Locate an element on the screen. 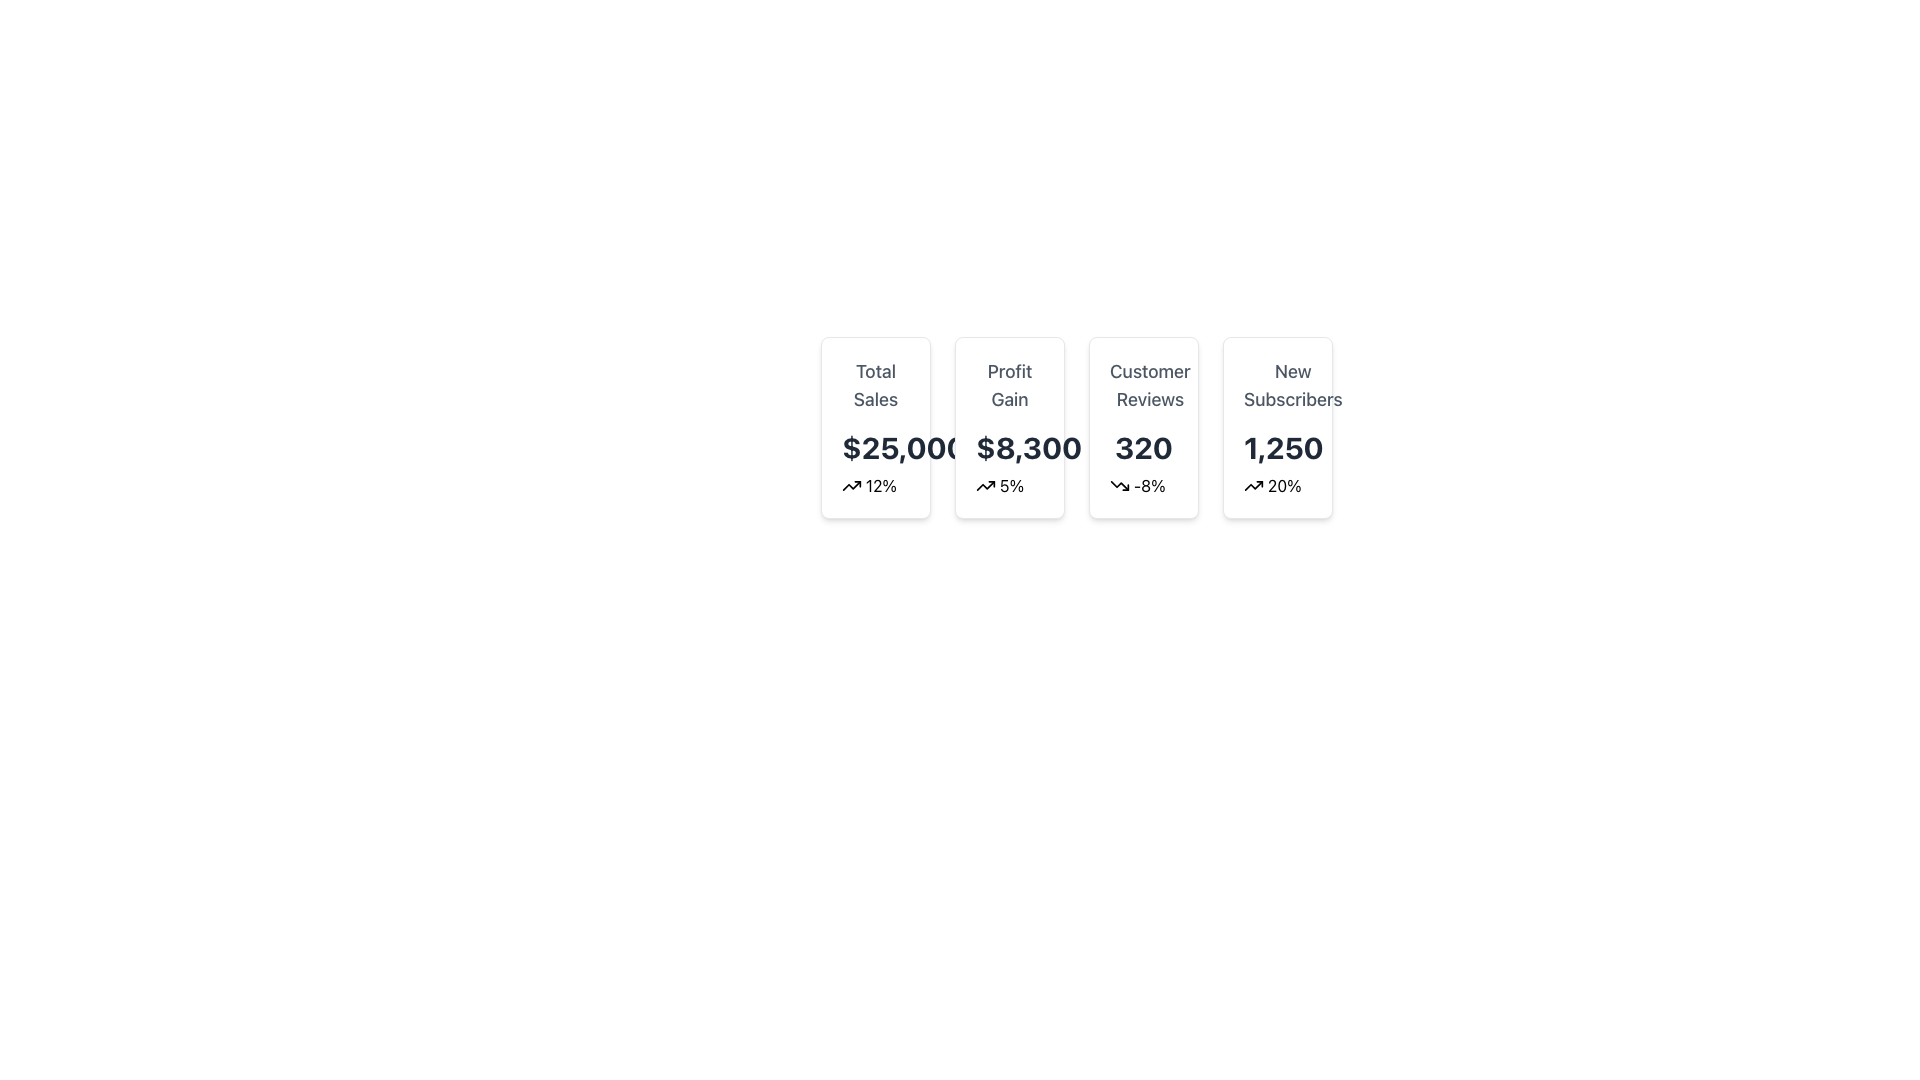 Image resolution: width=1920 pixels, height=1080 pixels. the Statistical Card, which displays the profit gain statistic and is the second card from the left in the grid layout is located at coordinates (1009, 427).